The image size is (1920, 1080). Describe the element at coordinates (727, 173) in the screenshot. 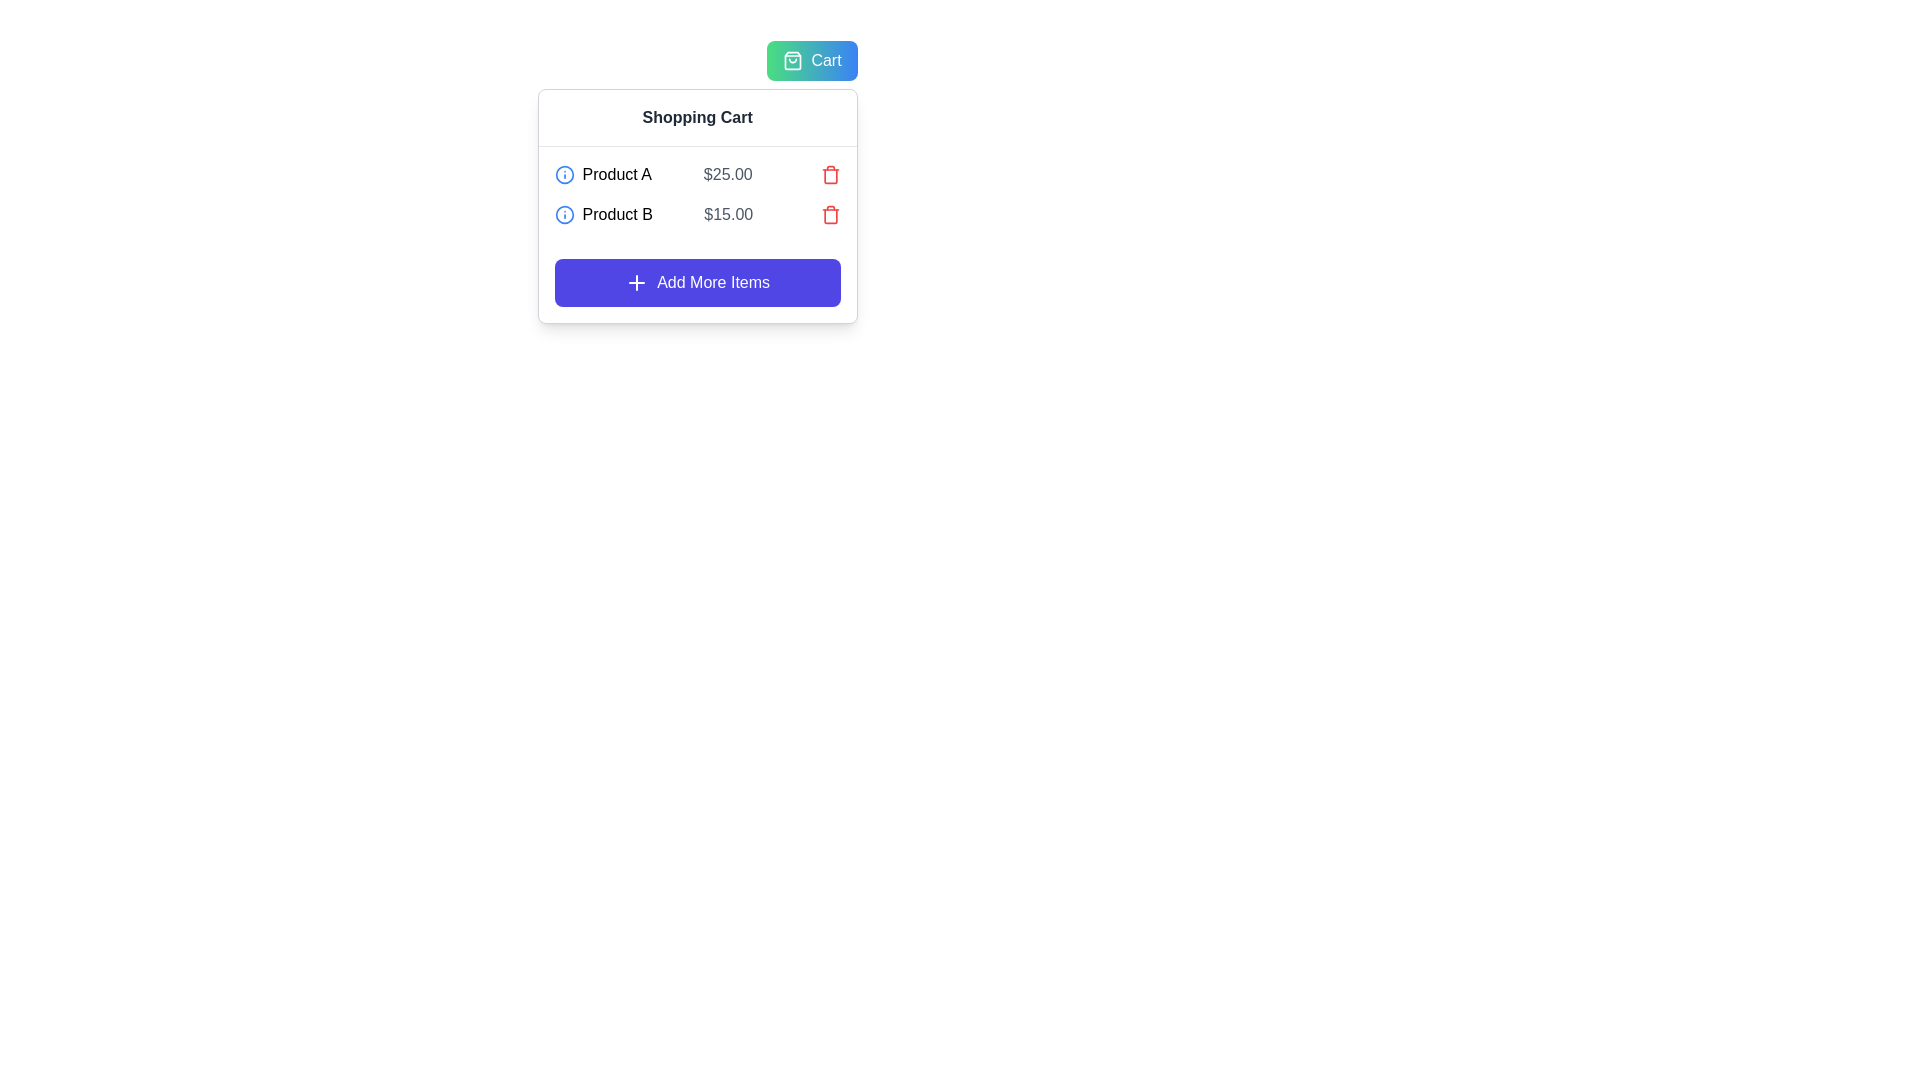

I see `the static text label displaying '$25.00', which is located in the right half of the row for 'Product A' in the shopping cart` at that location.